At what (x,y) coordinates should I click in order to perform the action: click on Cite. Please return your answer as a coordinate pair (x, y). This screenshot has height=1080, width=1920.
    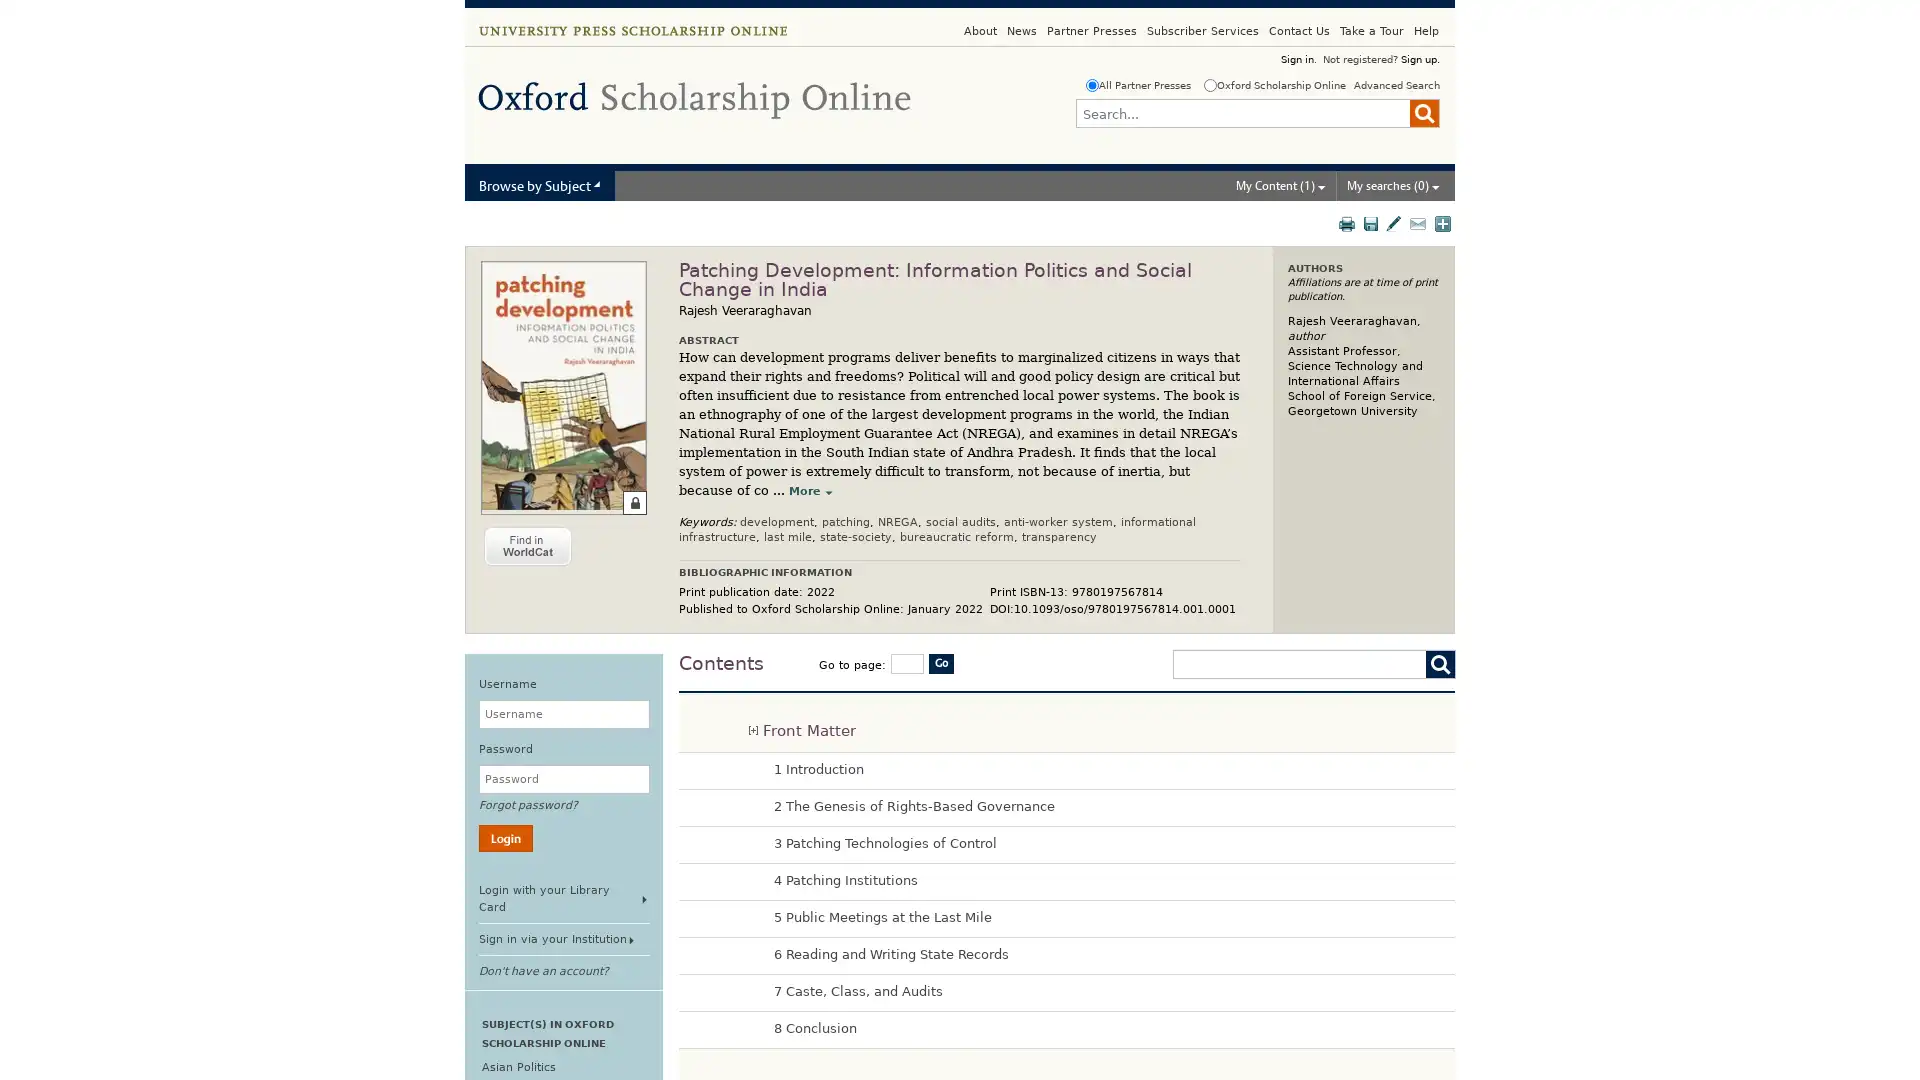
    Looking at the image, I should click on (1394, 223).